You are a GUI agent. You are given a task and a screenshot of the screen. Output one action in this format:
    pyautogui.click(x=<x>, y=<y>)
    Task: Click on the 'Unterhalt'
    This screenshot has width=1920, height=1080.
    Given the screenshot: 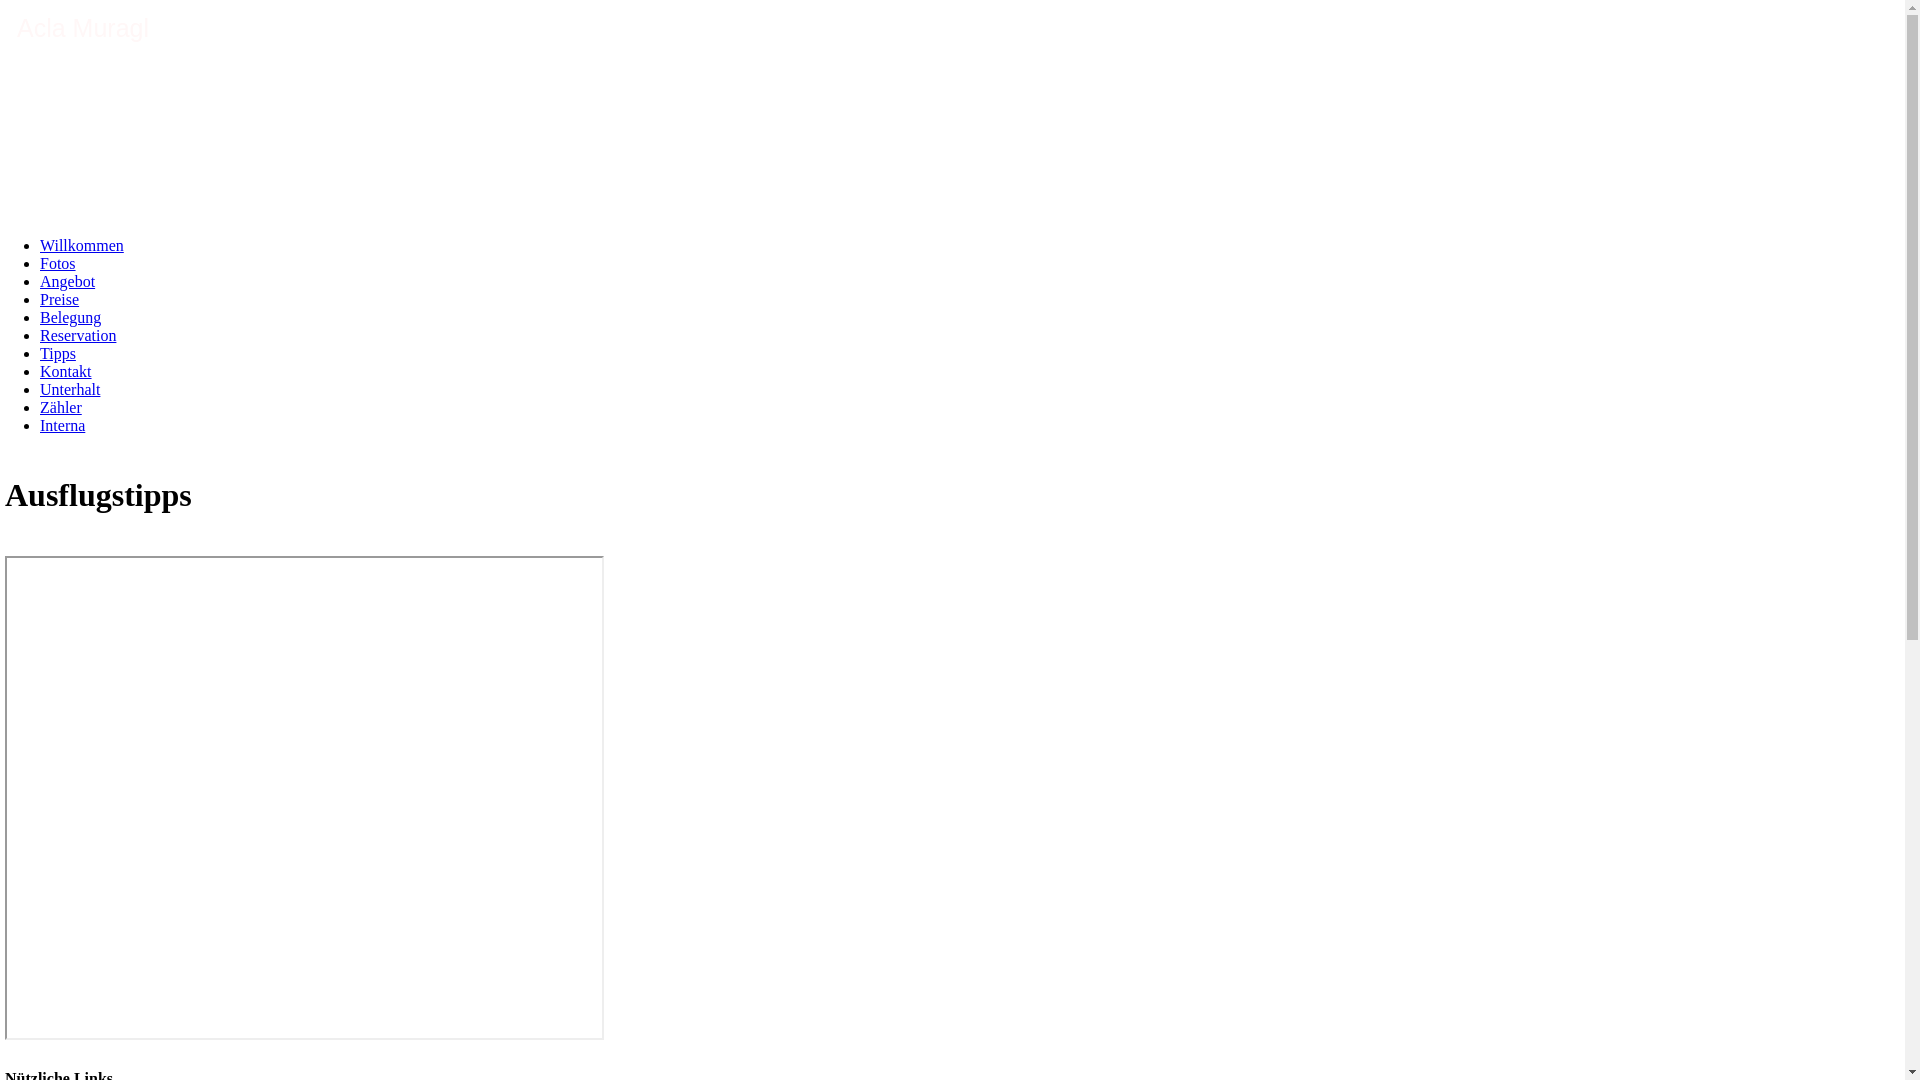 What is the action you would take?
    pyautogui.click(x=39, y=389)
    